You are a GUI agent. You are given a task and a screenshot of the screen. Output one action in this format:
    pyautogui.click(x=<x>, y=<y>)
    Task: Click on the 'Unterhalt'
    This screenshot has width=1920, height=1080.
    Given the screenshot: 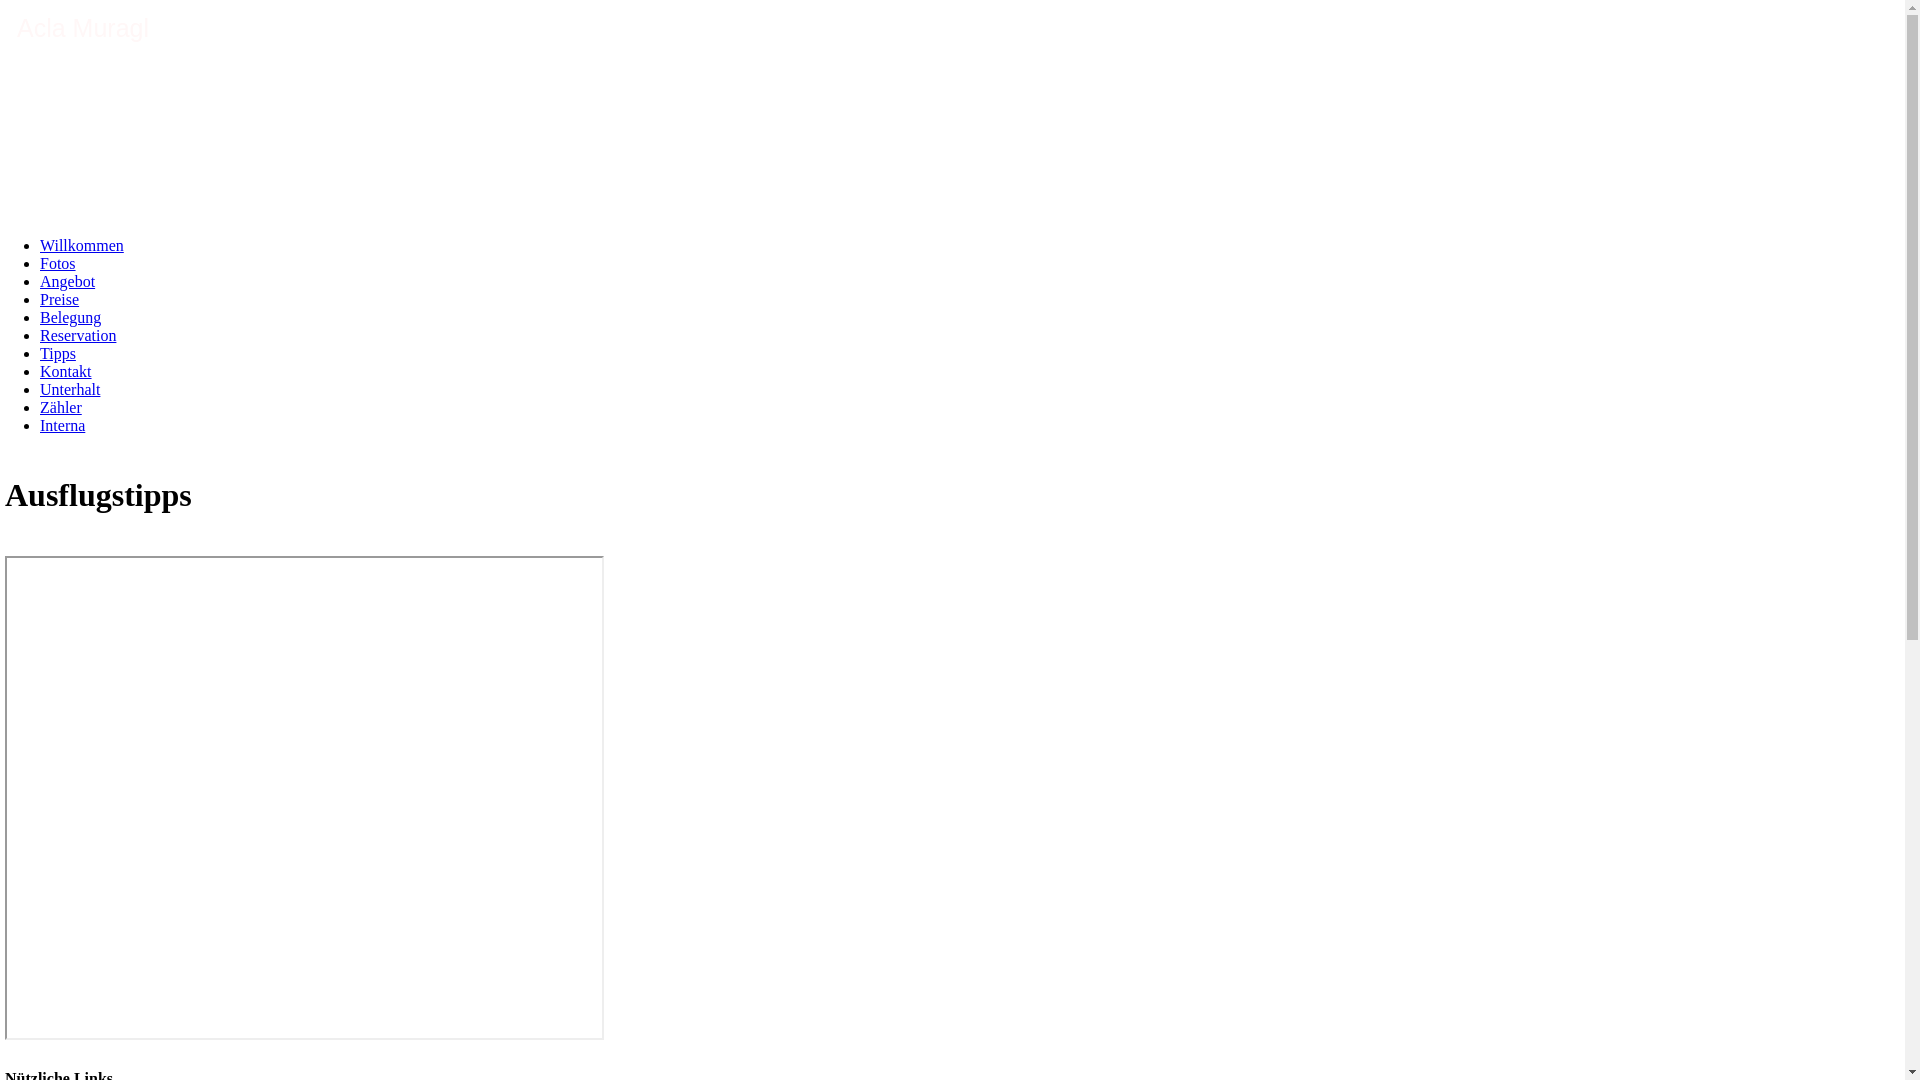 What is the action you would take?
    pyautogui.click(x=39, y=389)
    